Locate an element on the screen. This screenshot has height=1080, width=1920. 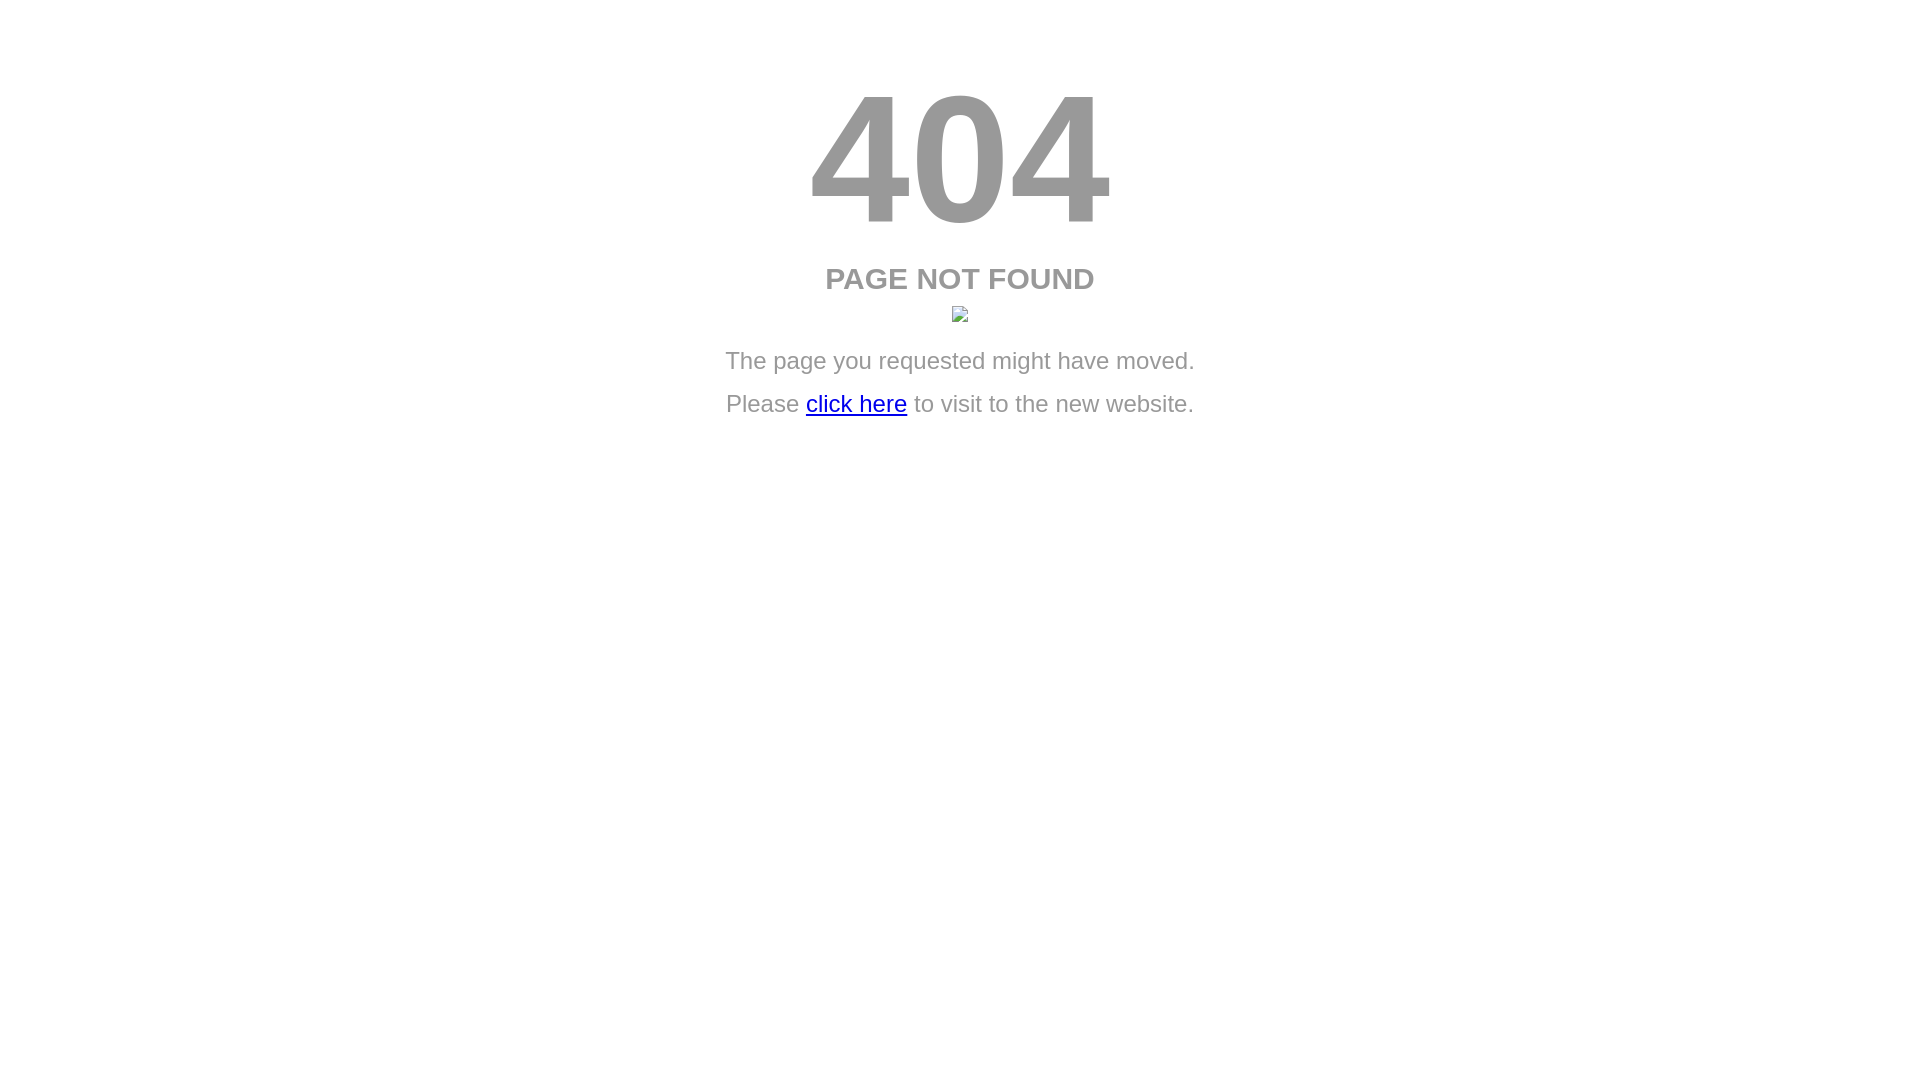
'click here' is located at coordinates (856, 403).